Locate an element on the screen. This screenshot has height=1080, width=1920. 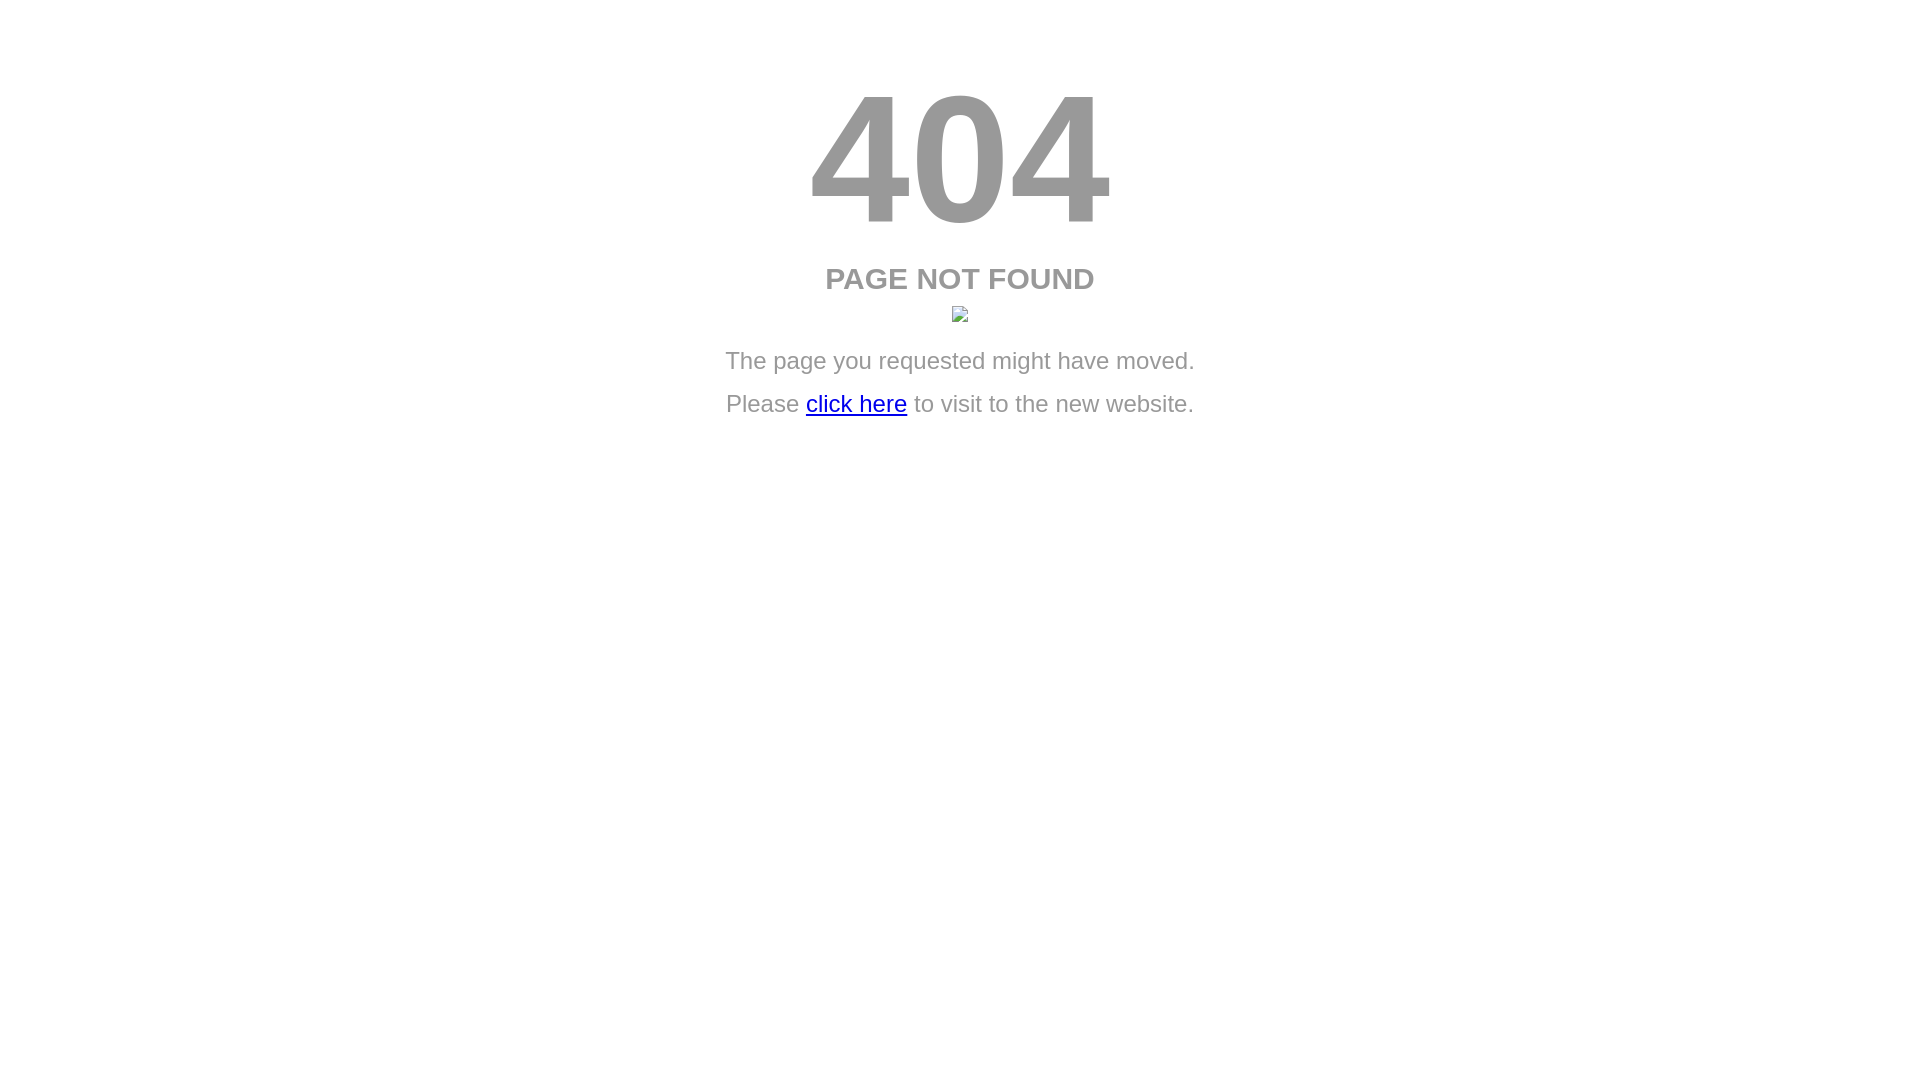
'click here' is located at coordinates (856, 403).